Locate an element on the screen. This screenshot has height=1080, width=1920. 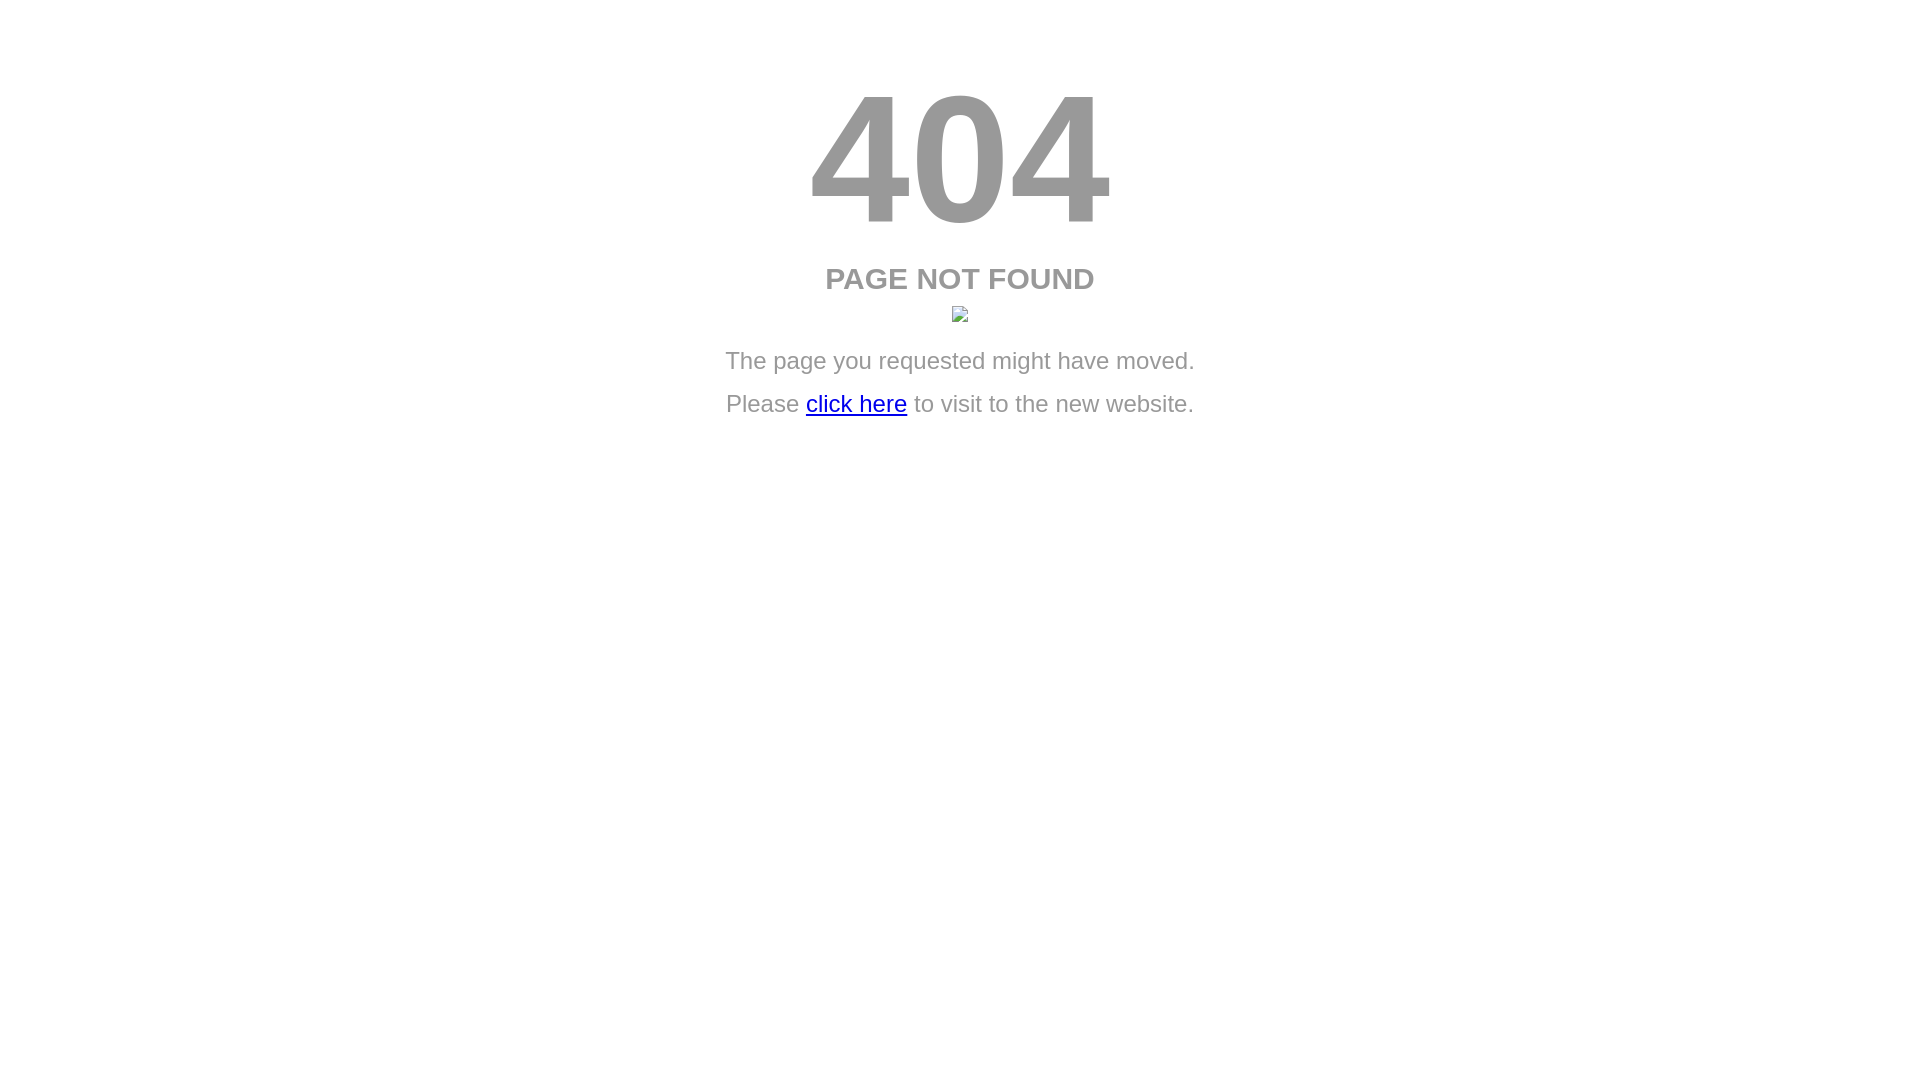
'click here' is located at coordinates (856, 403).